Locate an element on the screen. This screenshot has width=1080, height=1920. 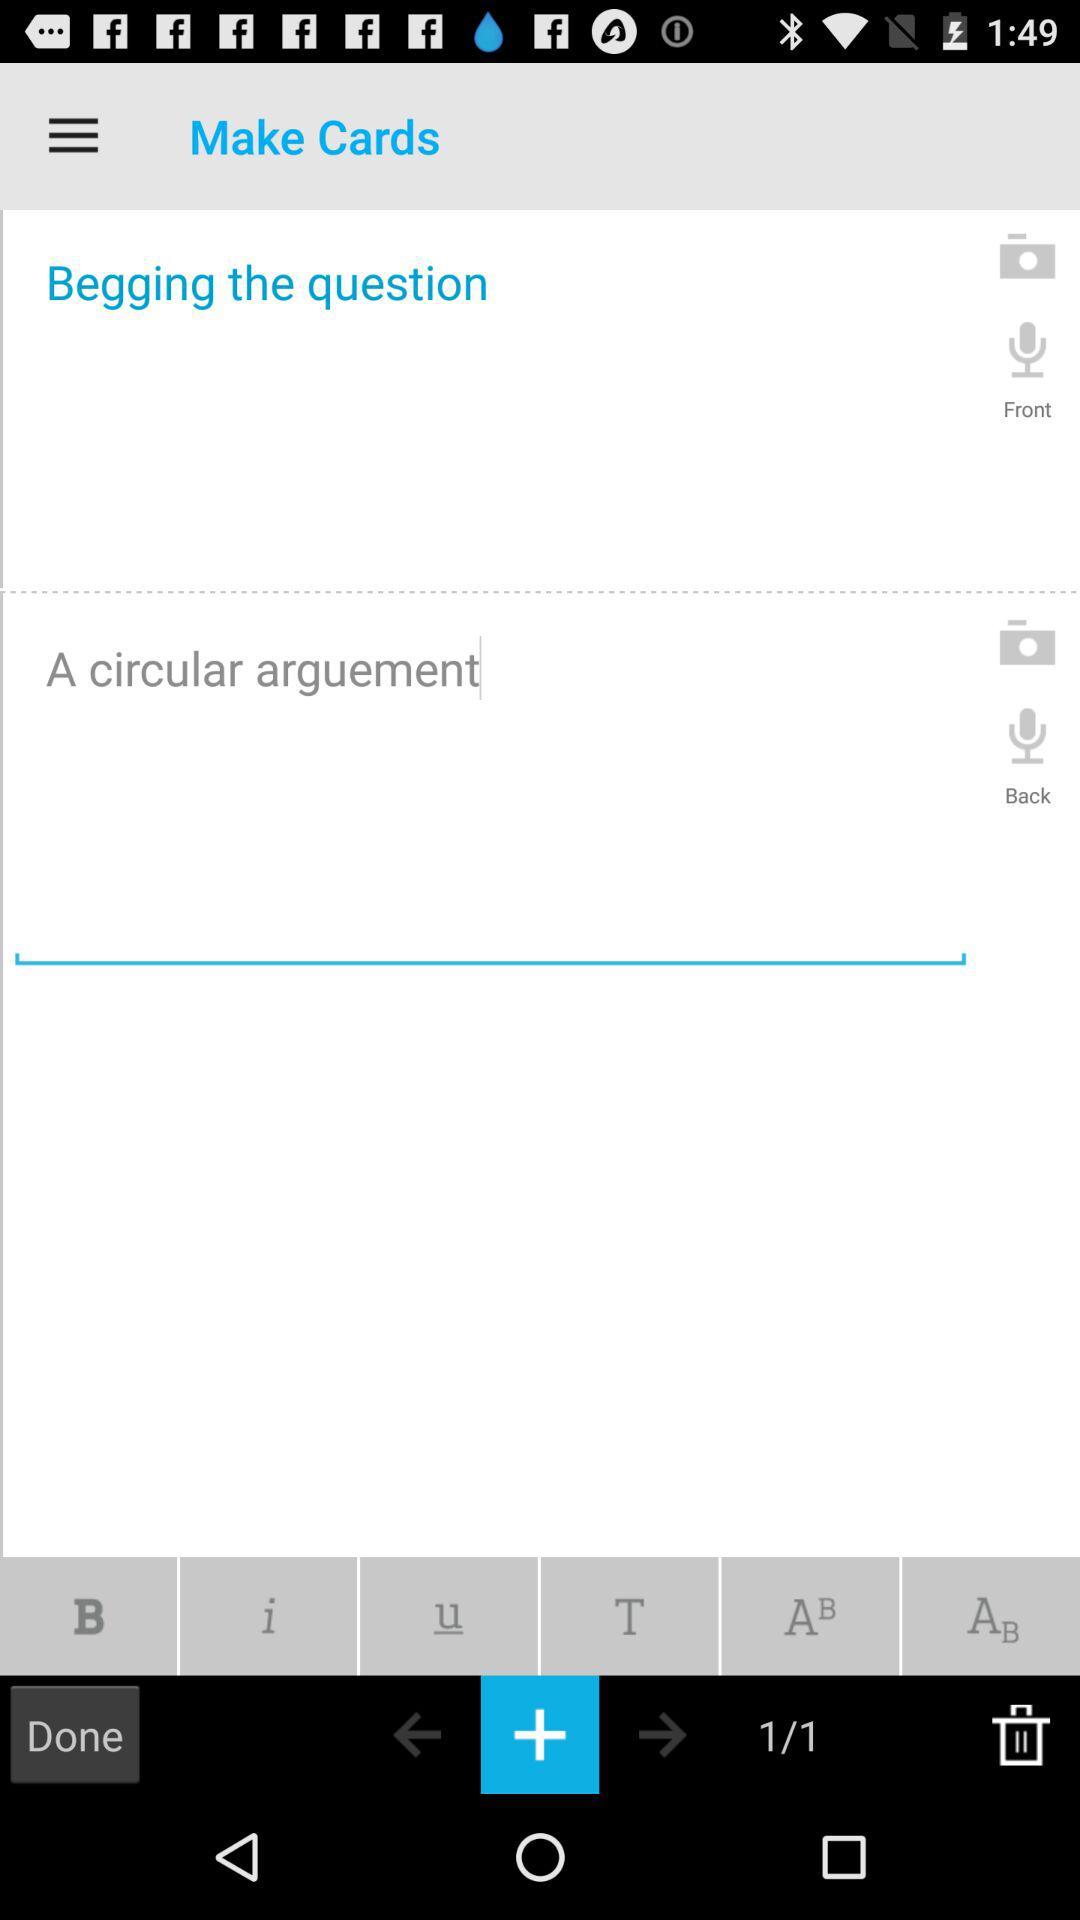
done item is located at coordinates (73, 1733).